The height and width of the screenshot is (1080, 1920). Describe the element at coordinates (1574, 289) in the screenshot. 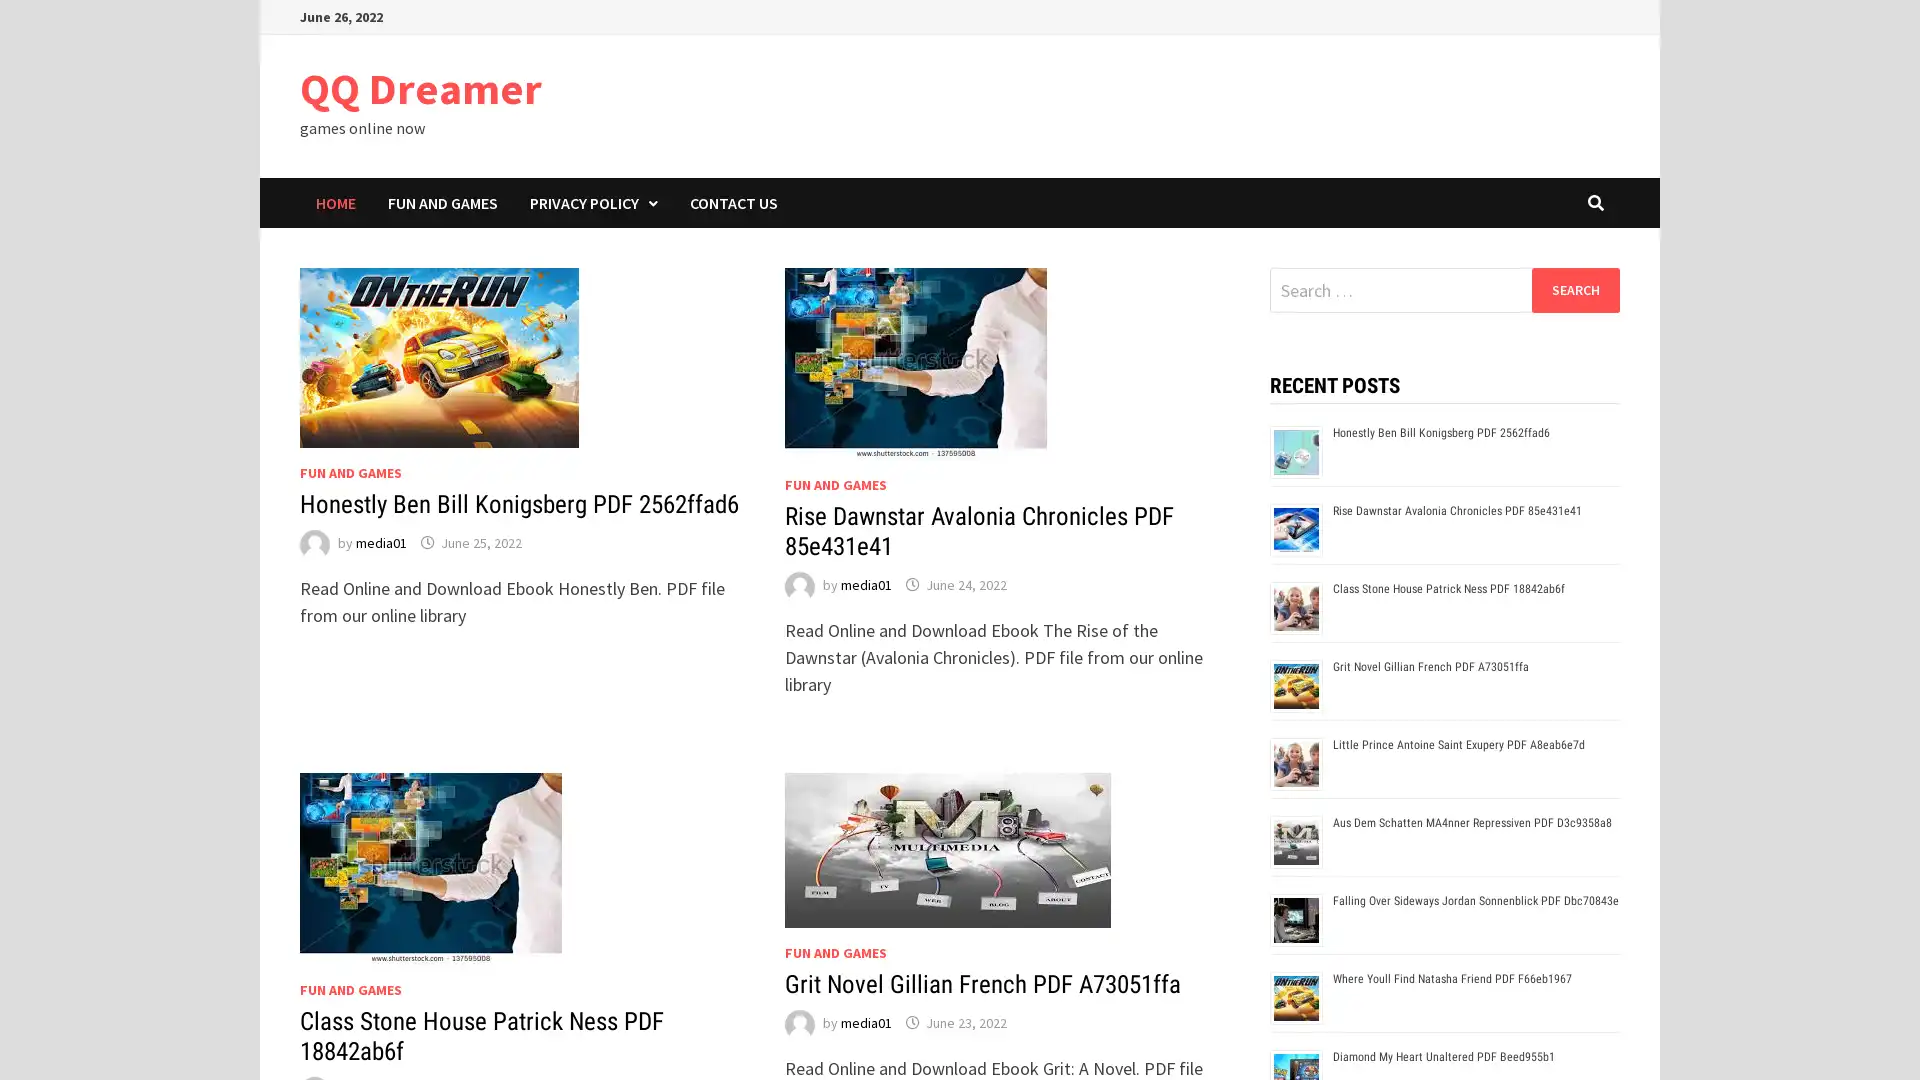

I see `Search` at that location.